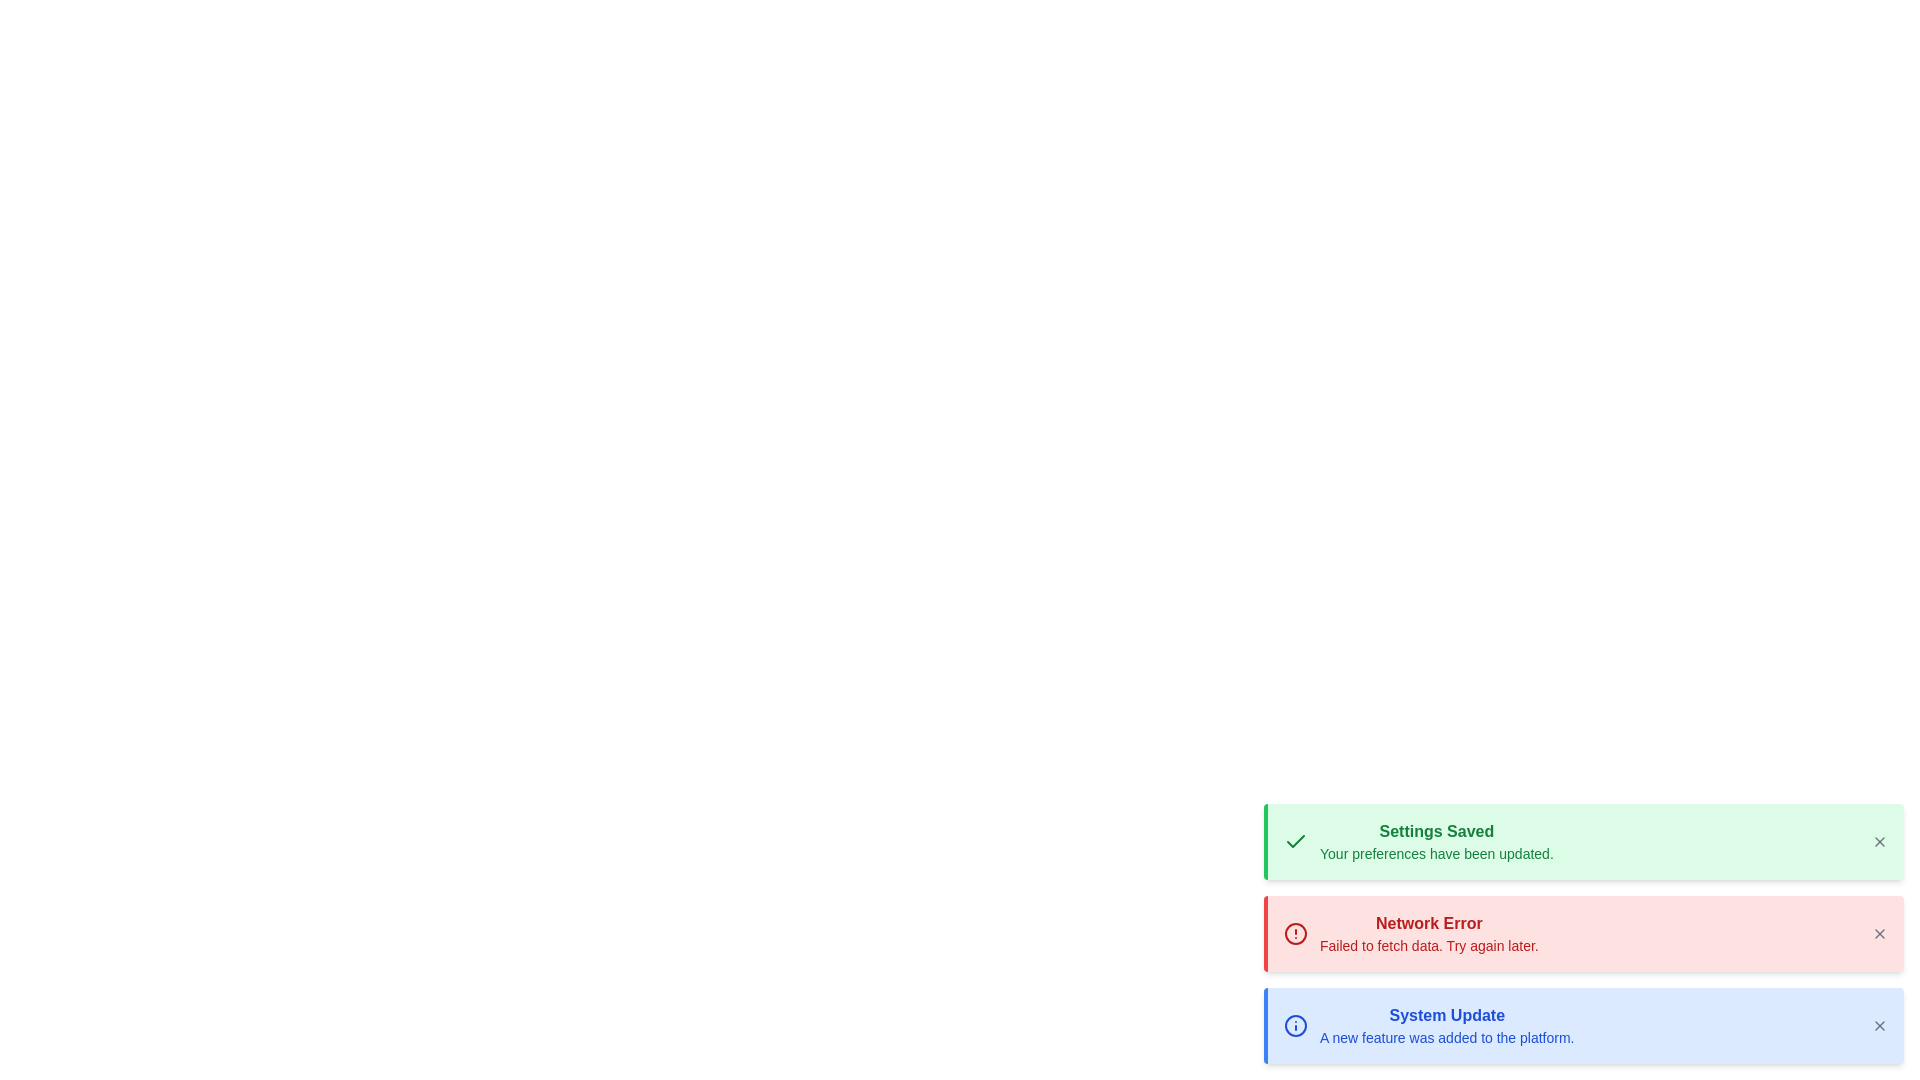  Describe the element at coordinates (1296, 841) in the screenshot. I see `the checkmark icon within the success message box labeled 'Settings Saved', which is characterized by its green stroke color and minimalistic SVG design` at that location.